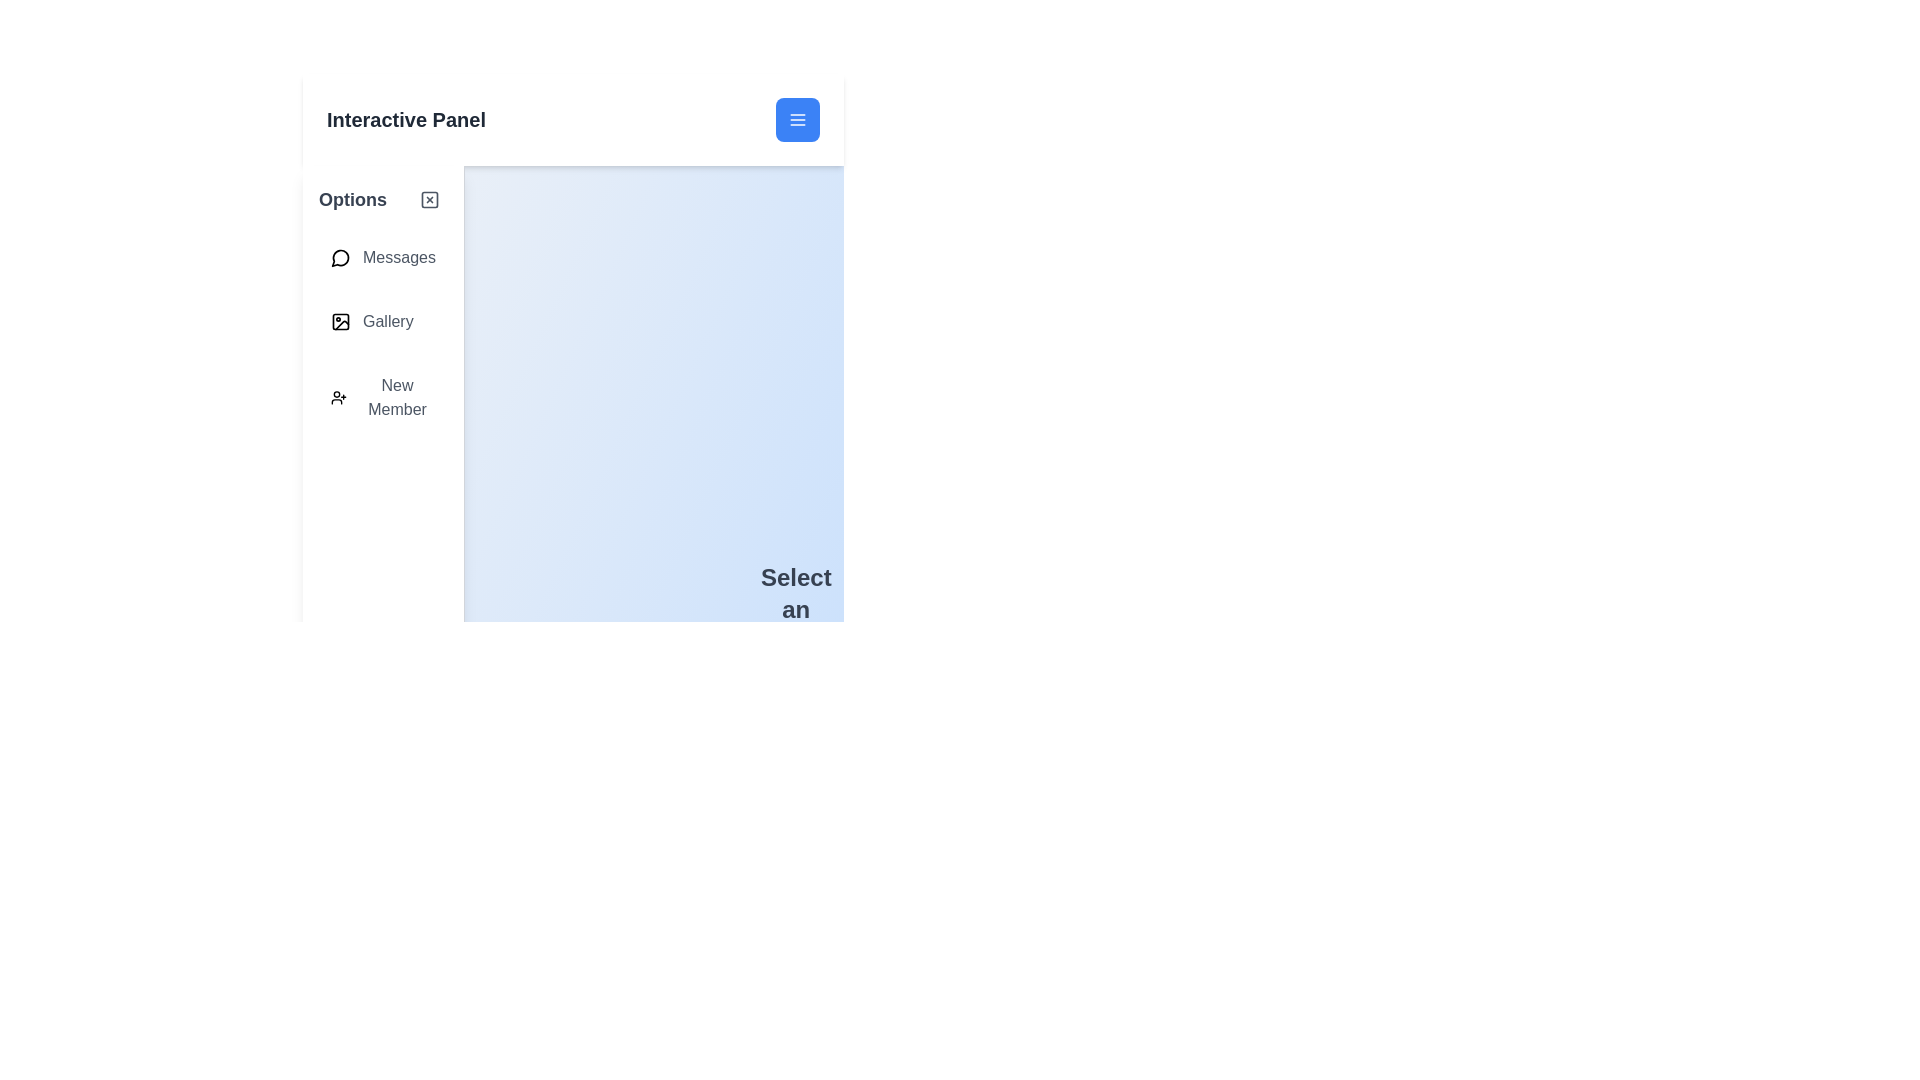  Describe the element at coordinates (428, 200) in the screenshot. I see `the circular button with an 'X' mark inside a square outline, located to the right of the 'Options' title` at that location.